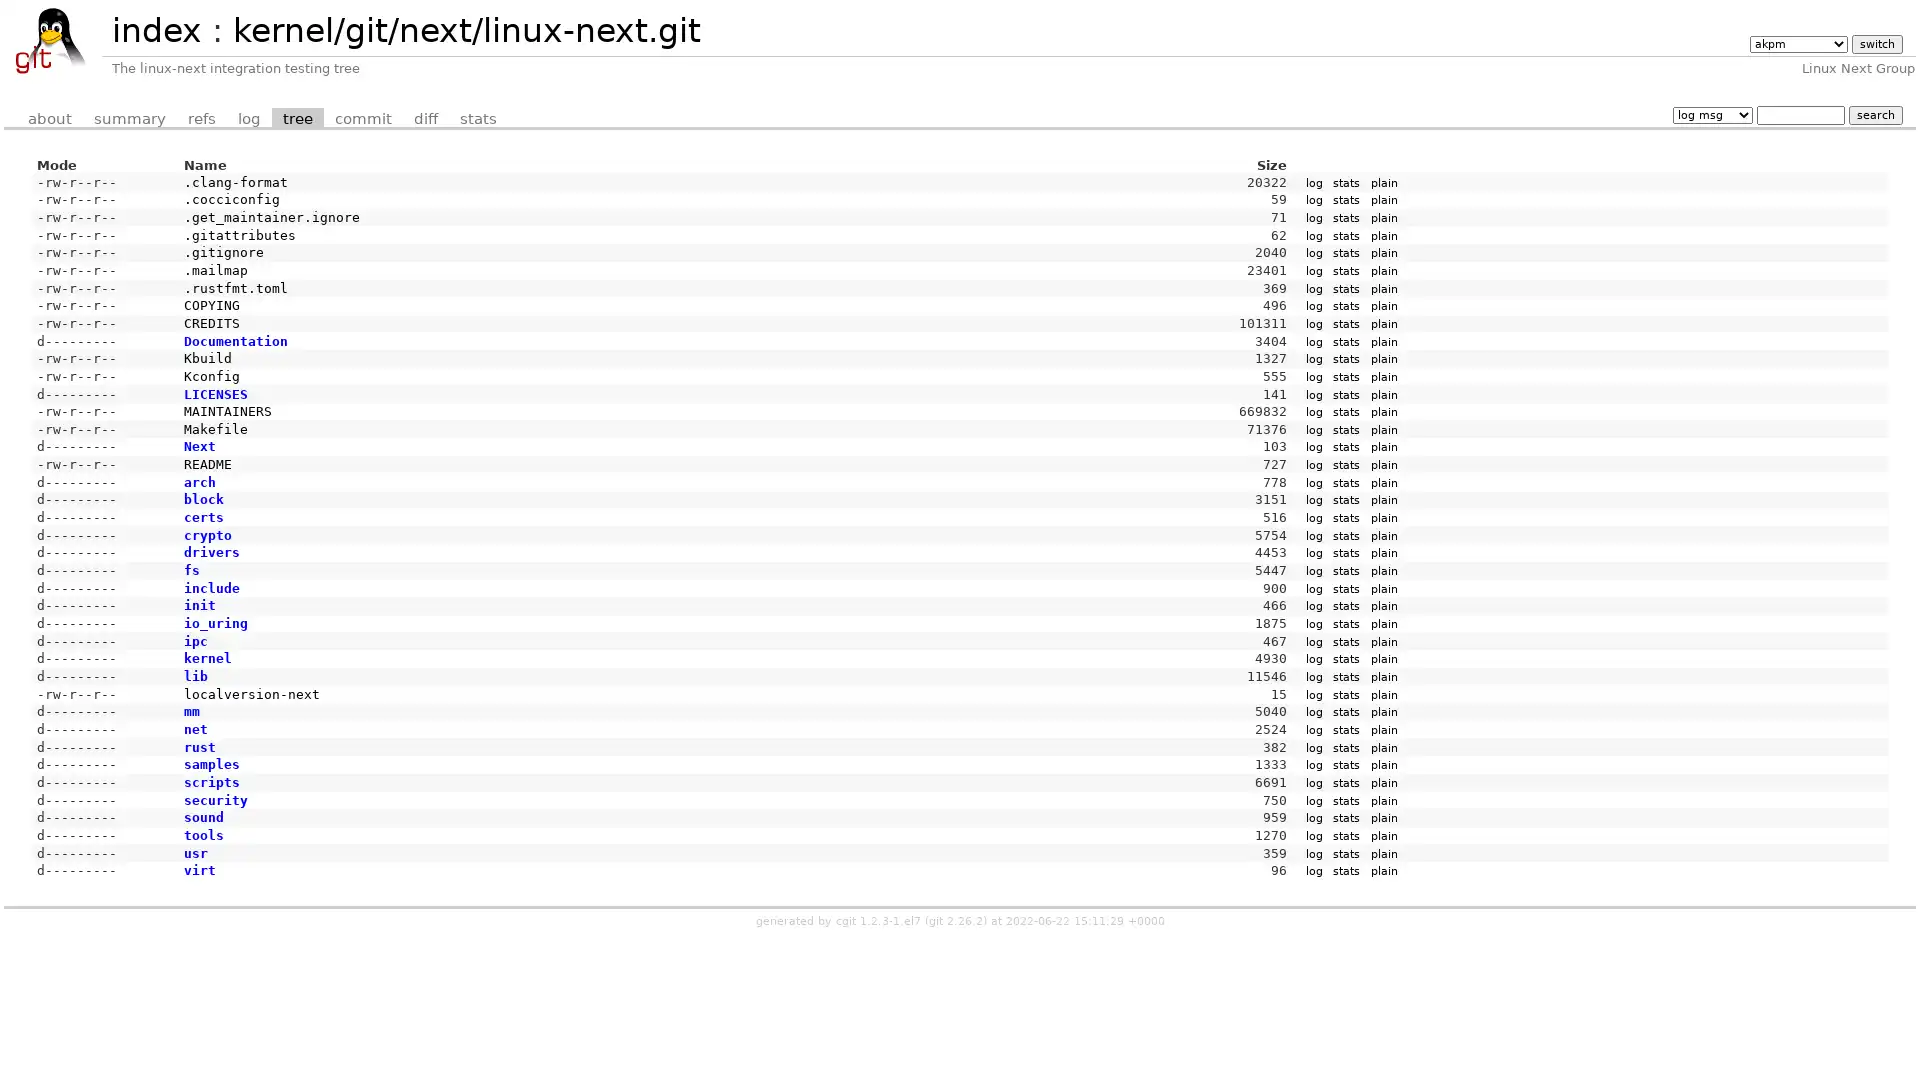 The image size is (1920, 1080). I want to click on search, so click(1874, 114).